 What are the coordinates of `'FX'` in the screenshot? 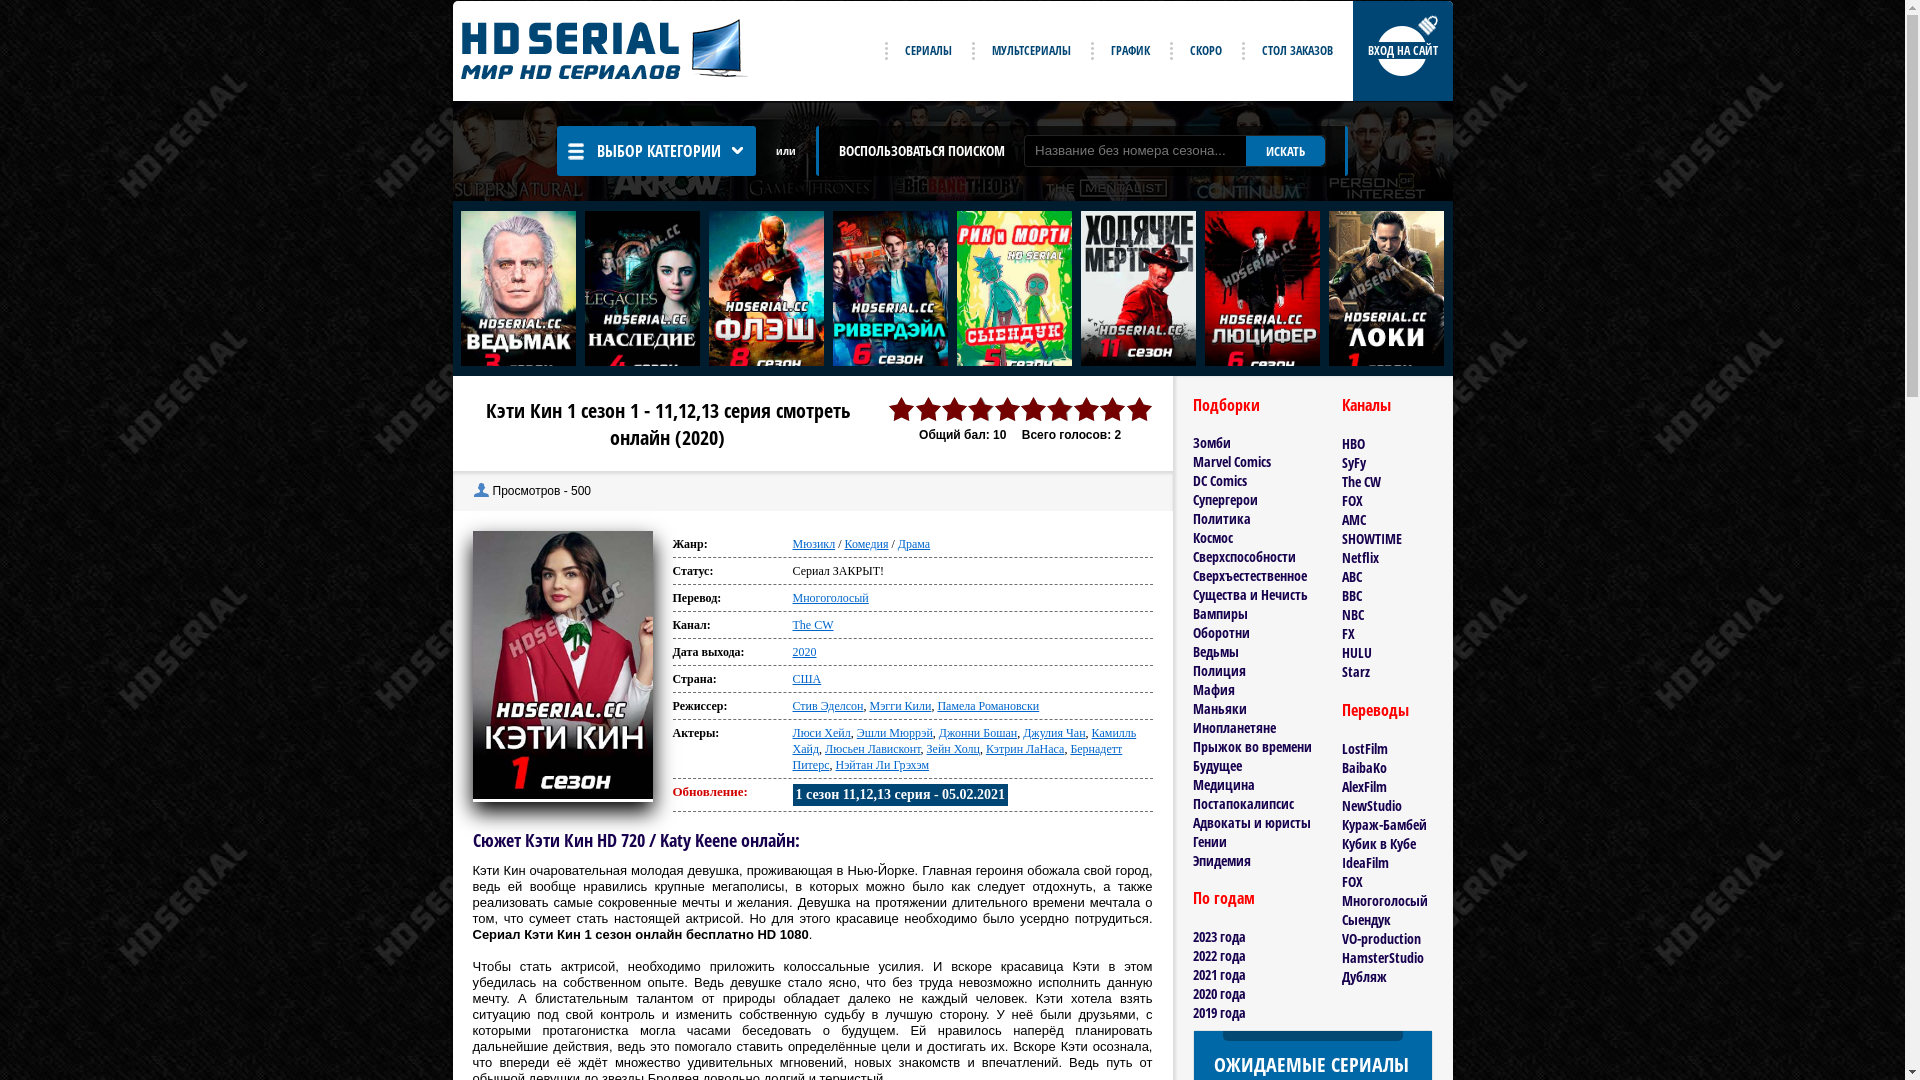 It's located at (1348, 633).